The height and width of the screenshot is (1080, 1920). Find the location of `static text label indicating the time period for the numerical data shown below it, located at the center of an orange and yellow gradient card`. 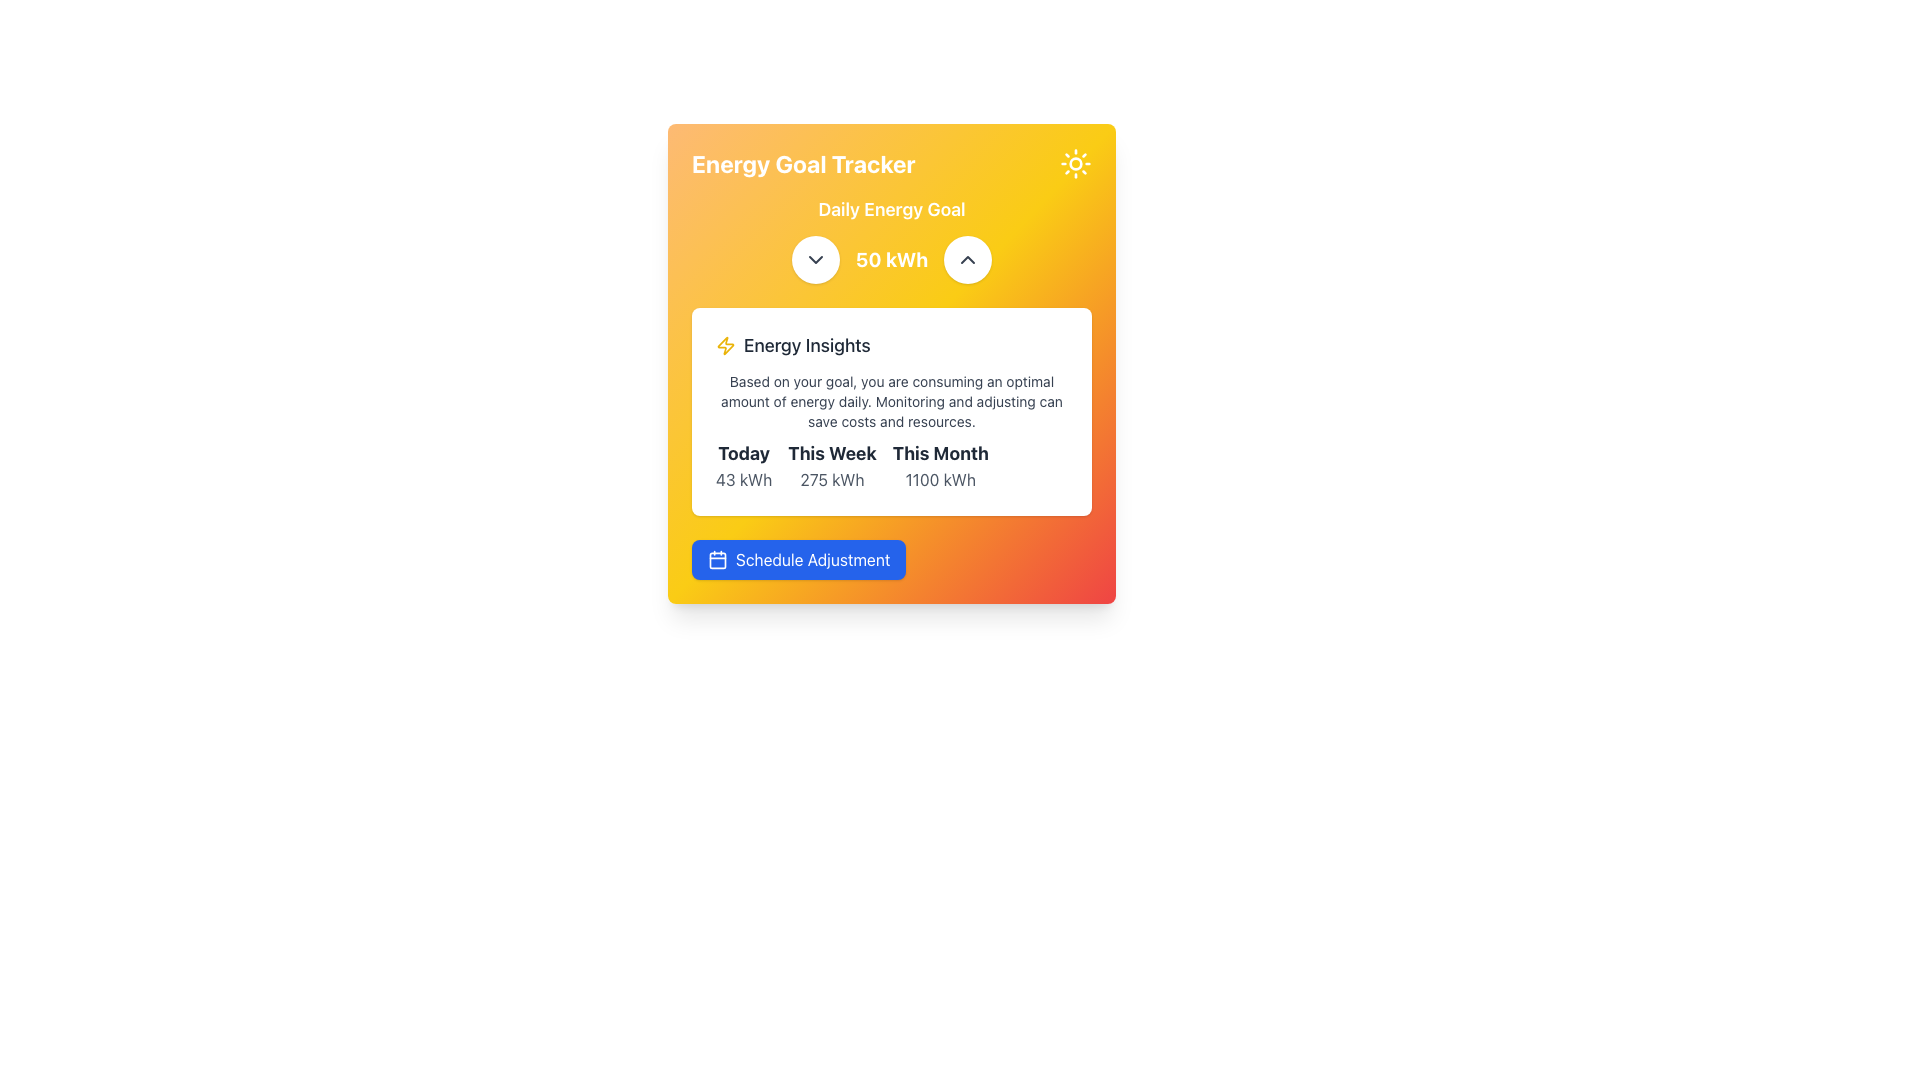

static text label indicating the time period for the numerical data shown below it, located at the center of an orange and yellow gradient card is located at coordinates (832, 454).